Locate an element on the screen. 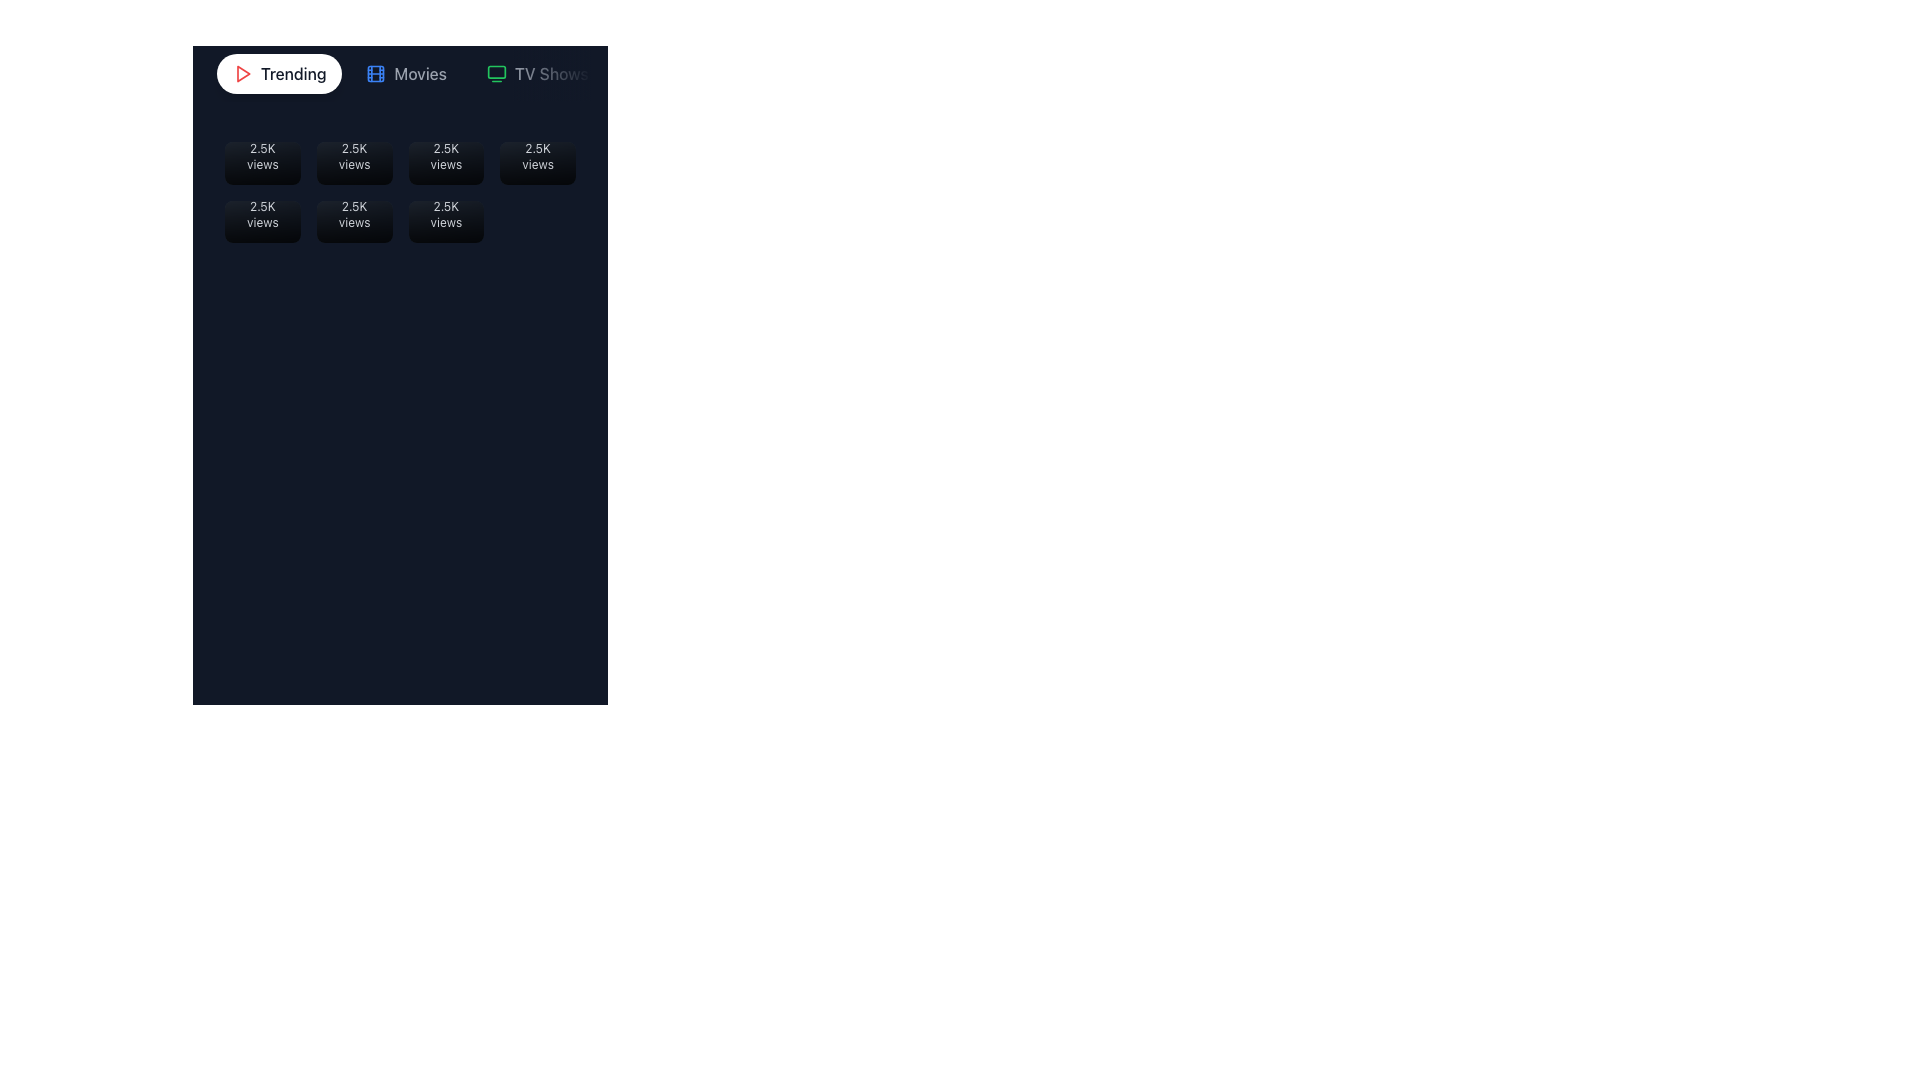 The width and height of the screenshot is (1920, 1080). the red play button icon located to the left of the 'Trending' text label within the top navigation menu is located at coordinates (242, 72).